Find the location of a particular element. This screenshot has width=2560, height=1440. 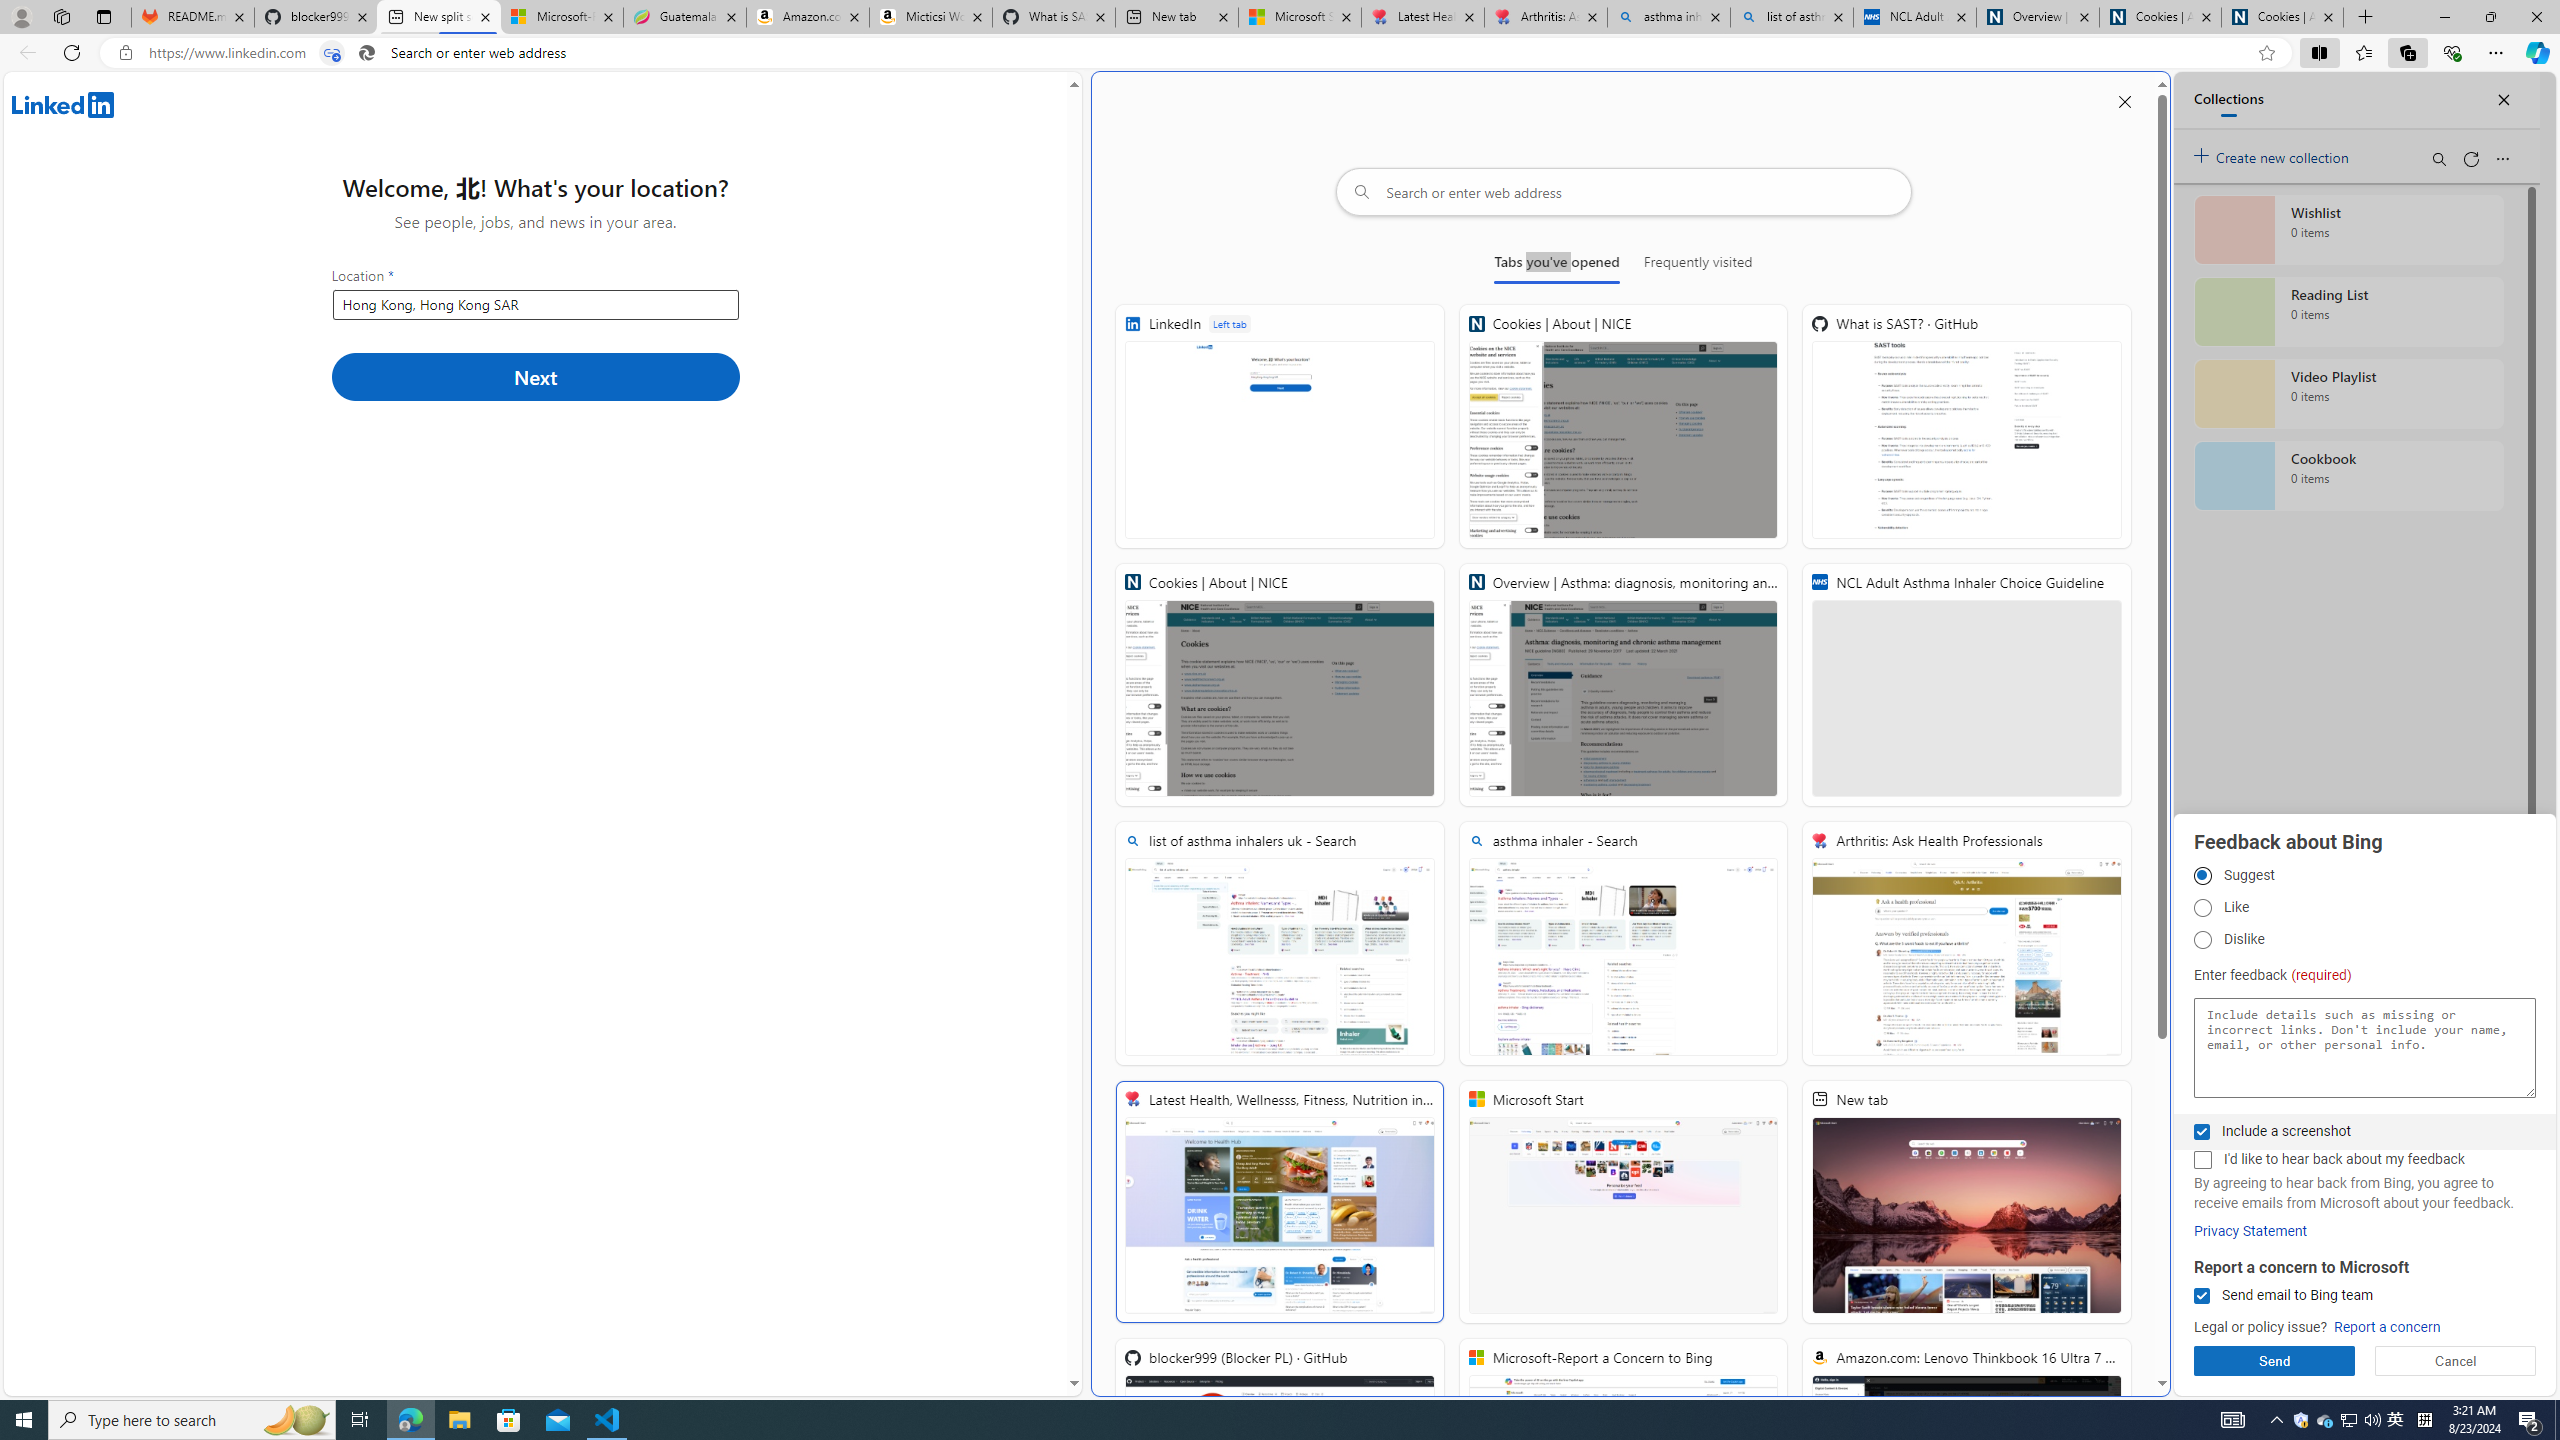

'Close split screen' is located at coordinates (2123, 100).